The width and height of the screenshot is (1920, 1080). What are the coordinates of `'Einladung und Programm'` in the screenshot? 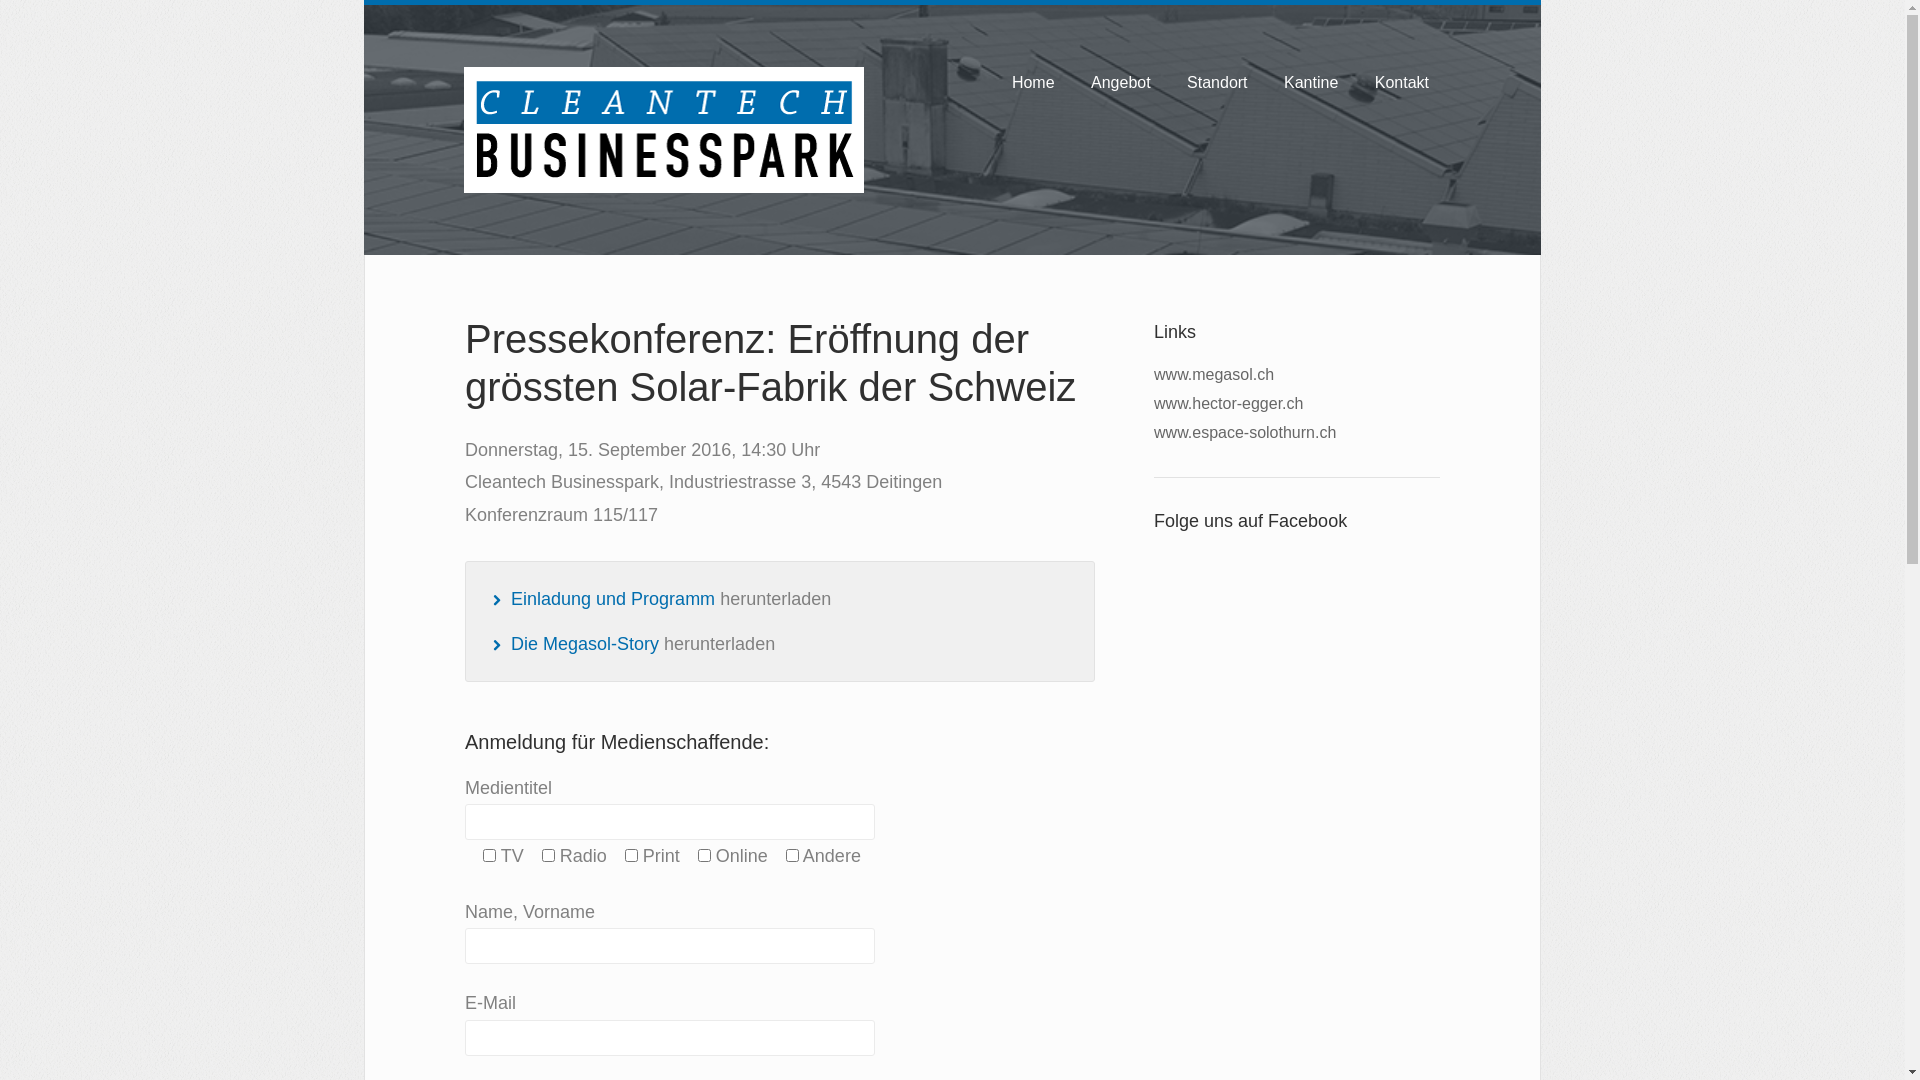 It's located at (612, 597).